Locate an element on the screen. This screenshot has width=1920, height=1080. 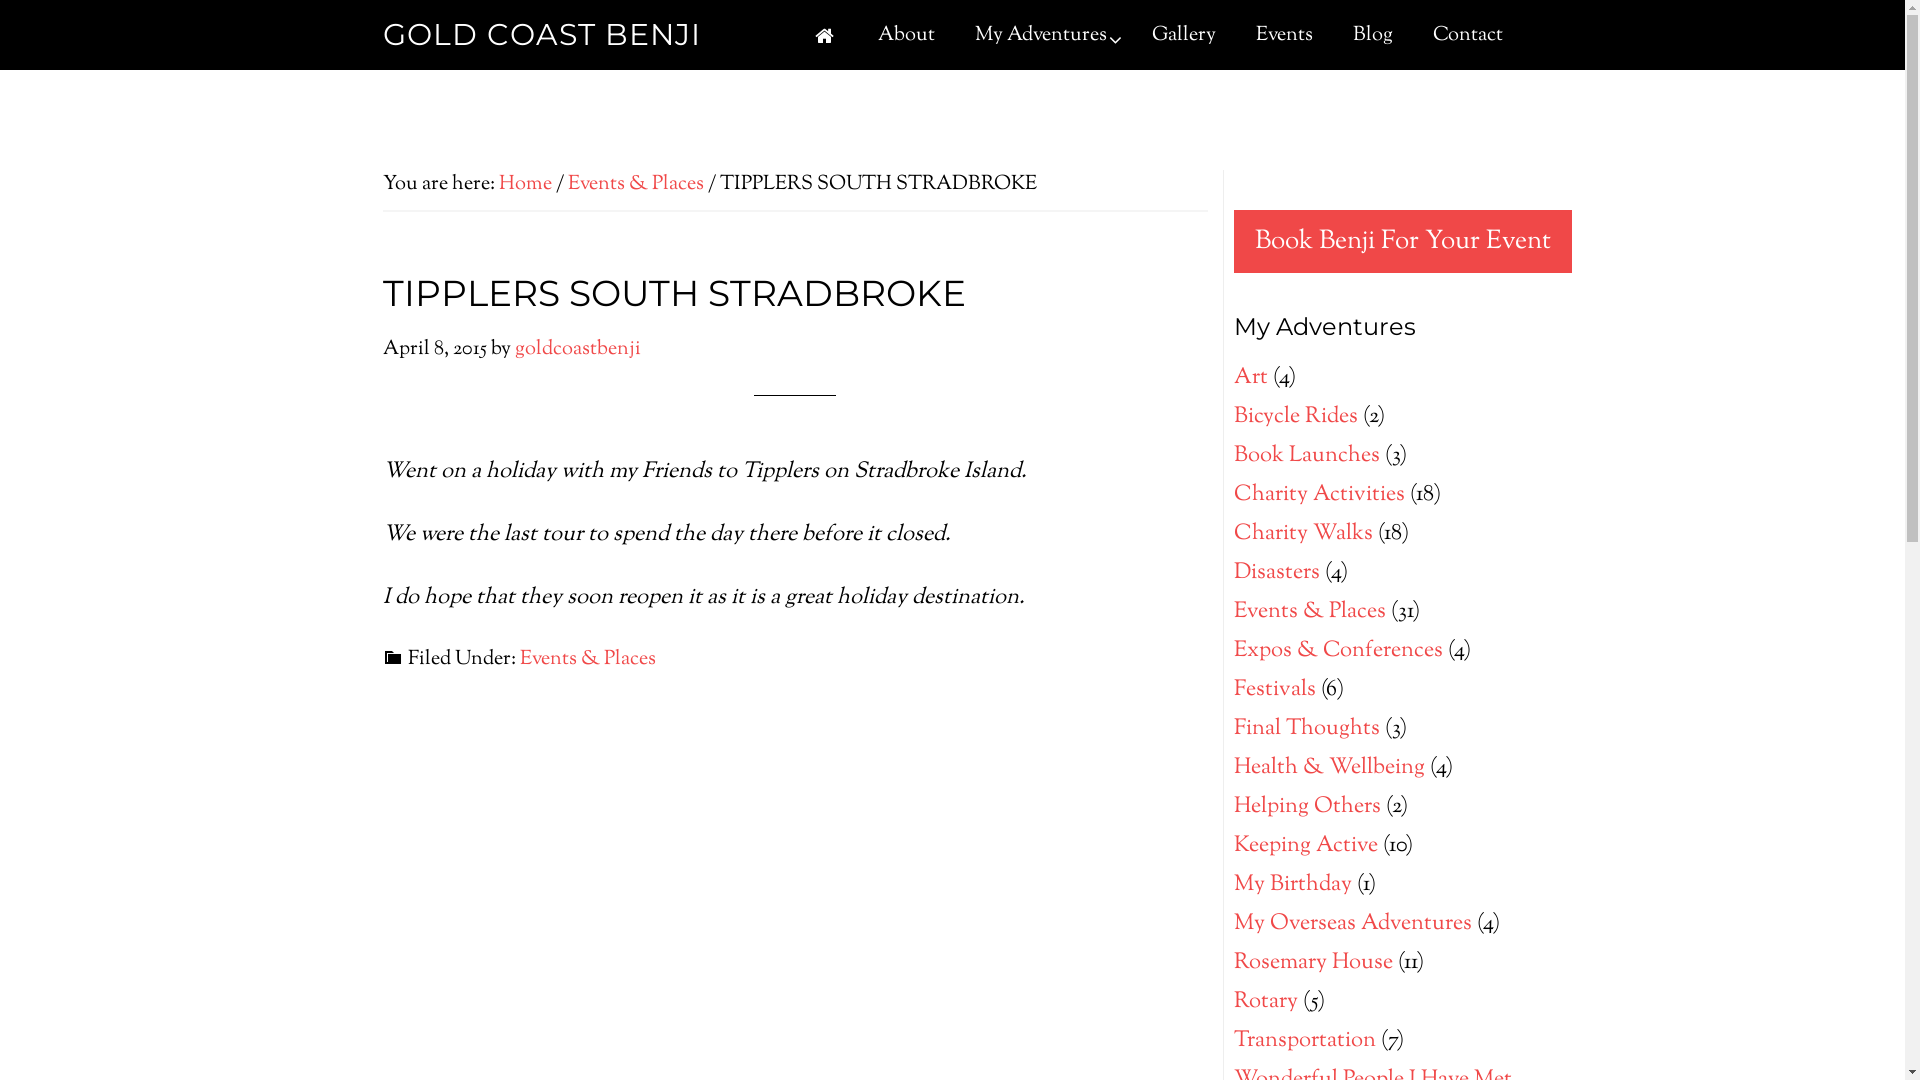
'Keeping Active' is located at coordinates (1305, 845).